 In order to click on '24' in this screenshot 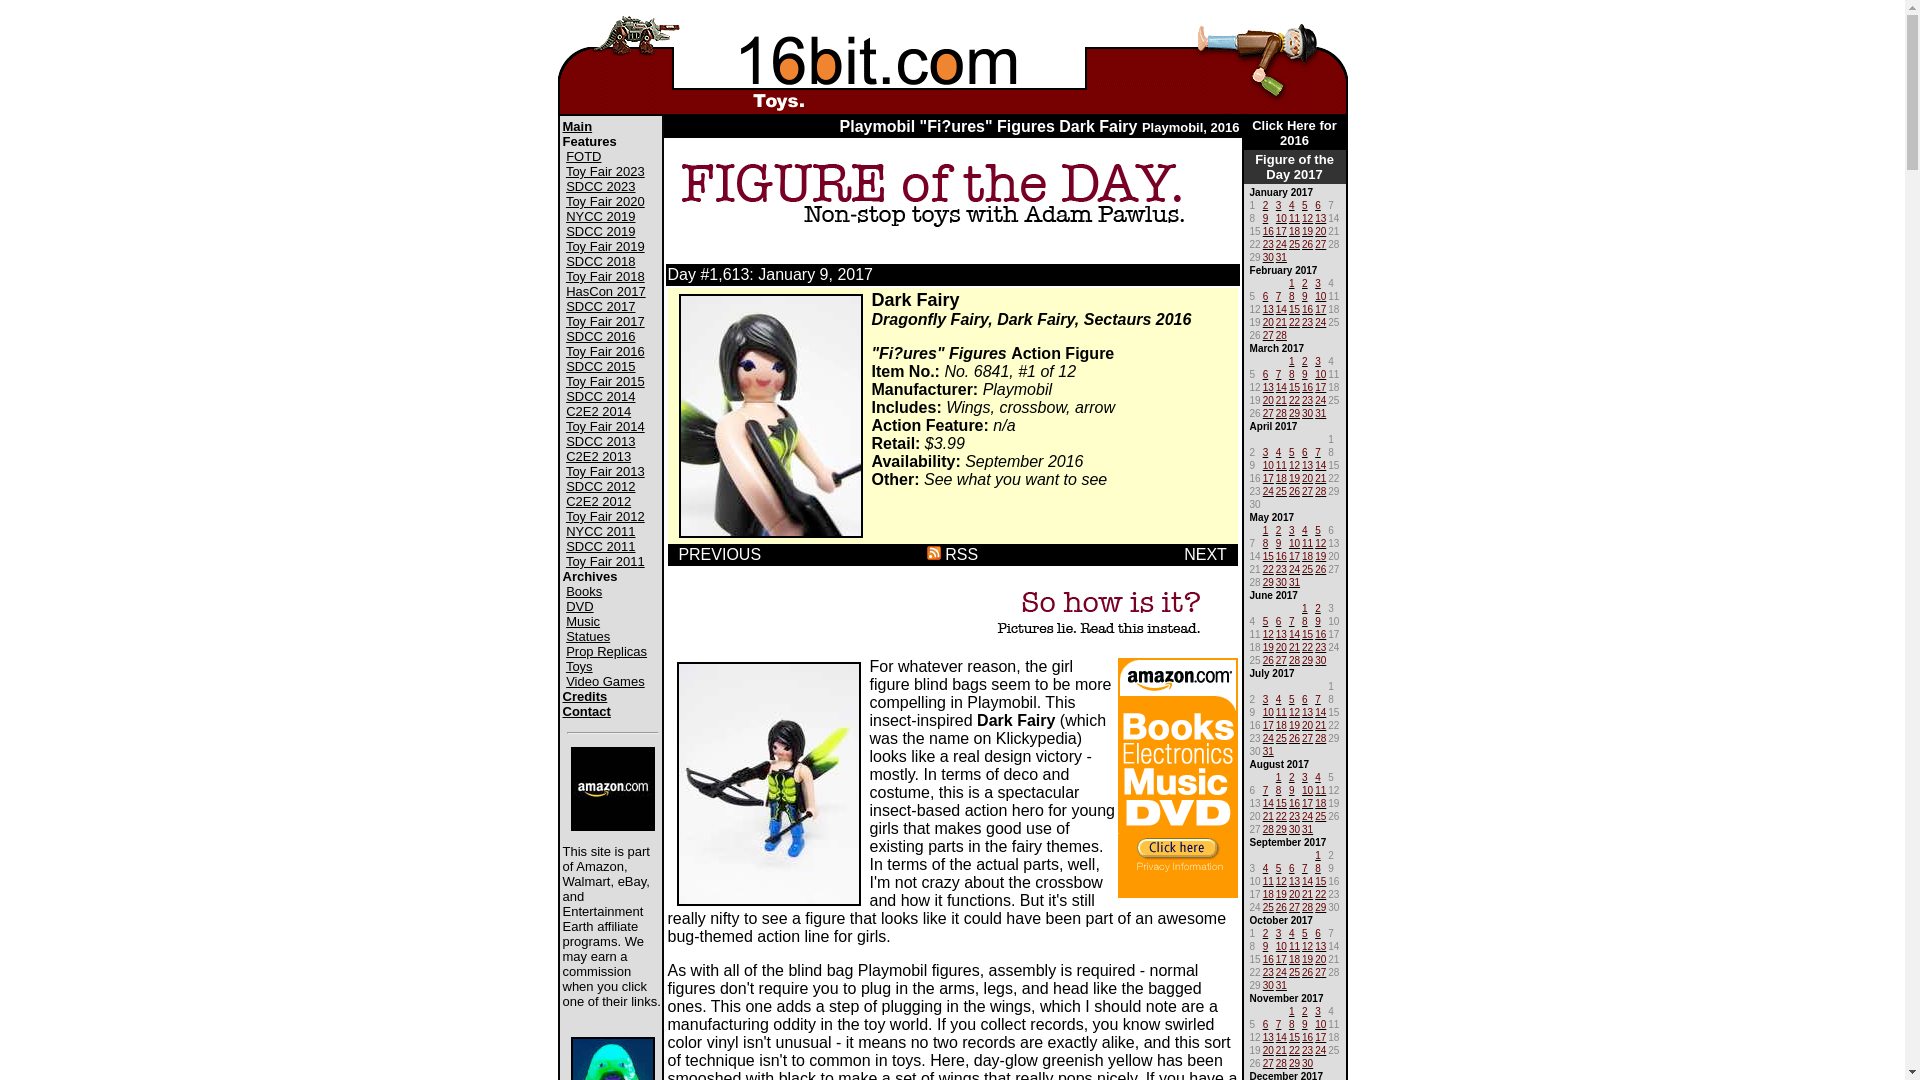, I will do `click(1320, 319)`.